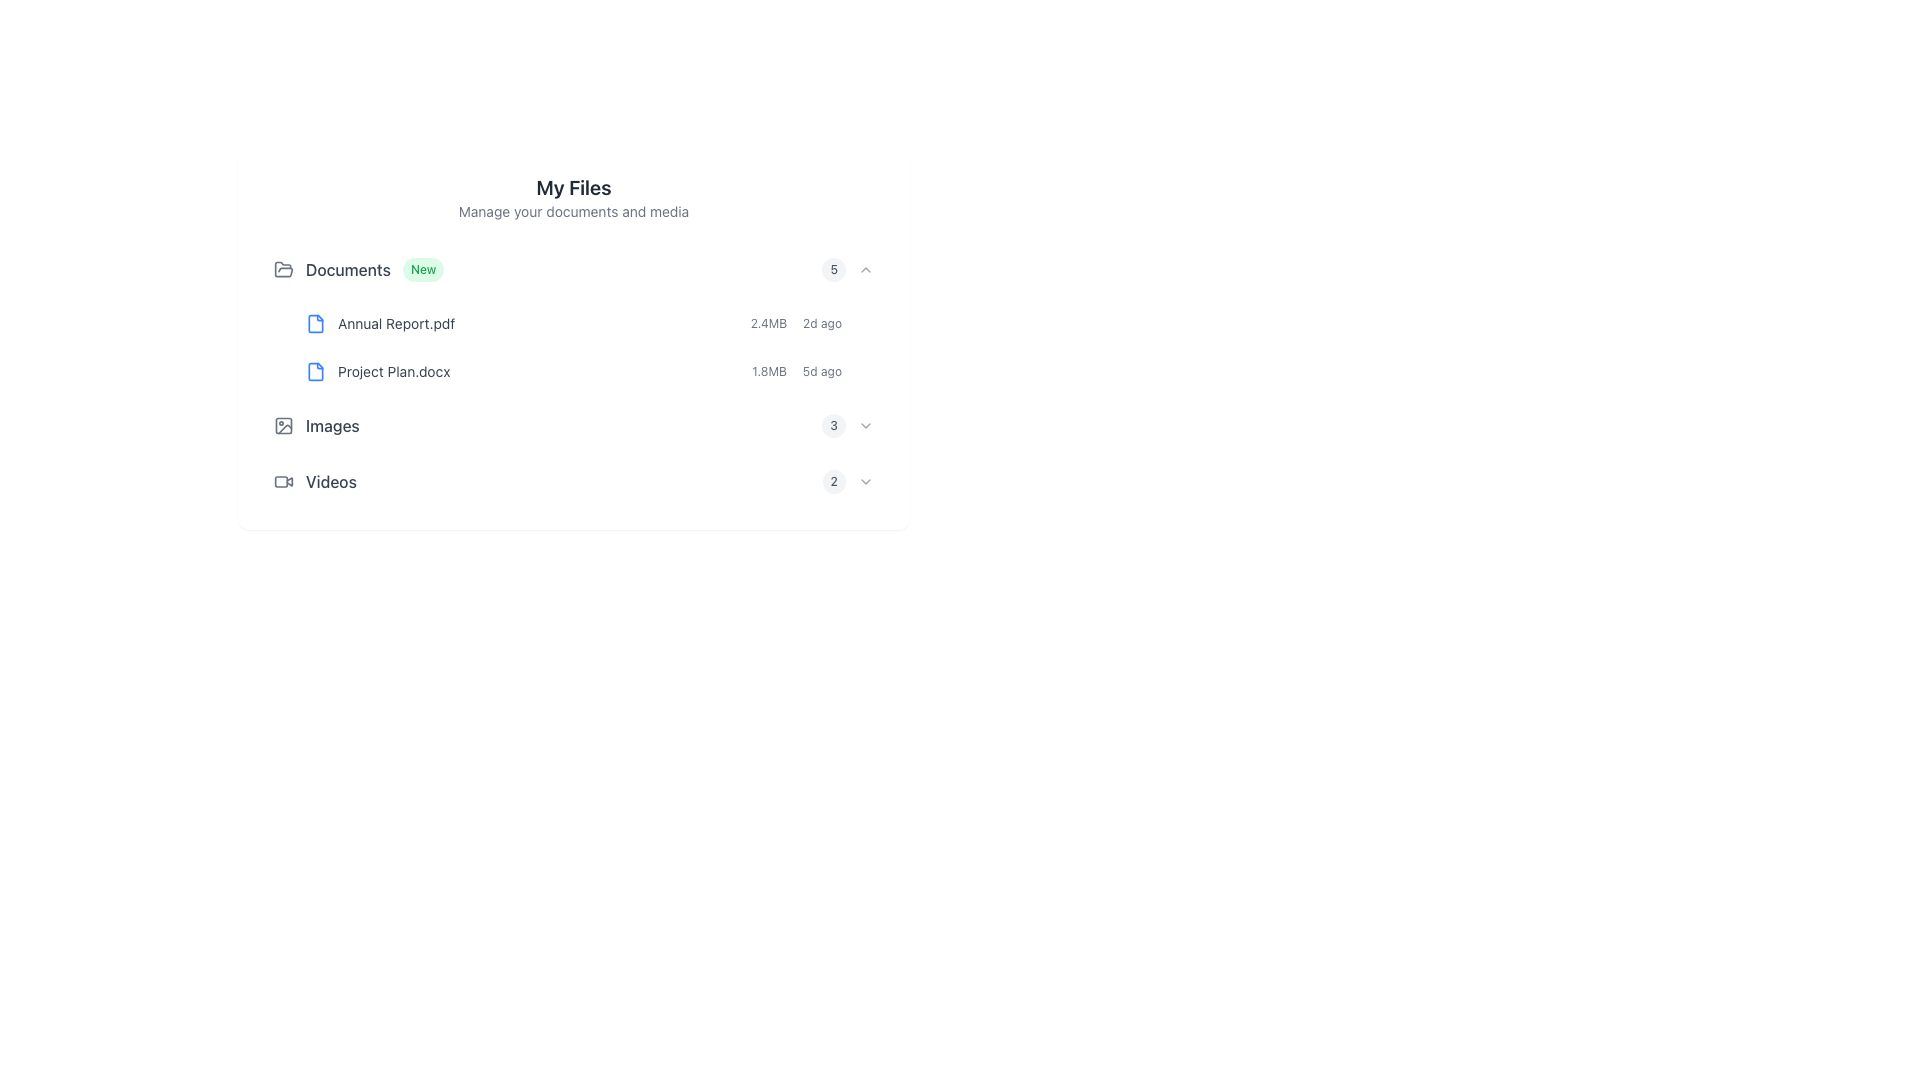 The image size is (1920, 1080). What do you see at coordinates (315, 323) in the screenshot?
I see `the file icon, which is a minimalist, light blue graphical design located next` at bounding box center [315, 323].